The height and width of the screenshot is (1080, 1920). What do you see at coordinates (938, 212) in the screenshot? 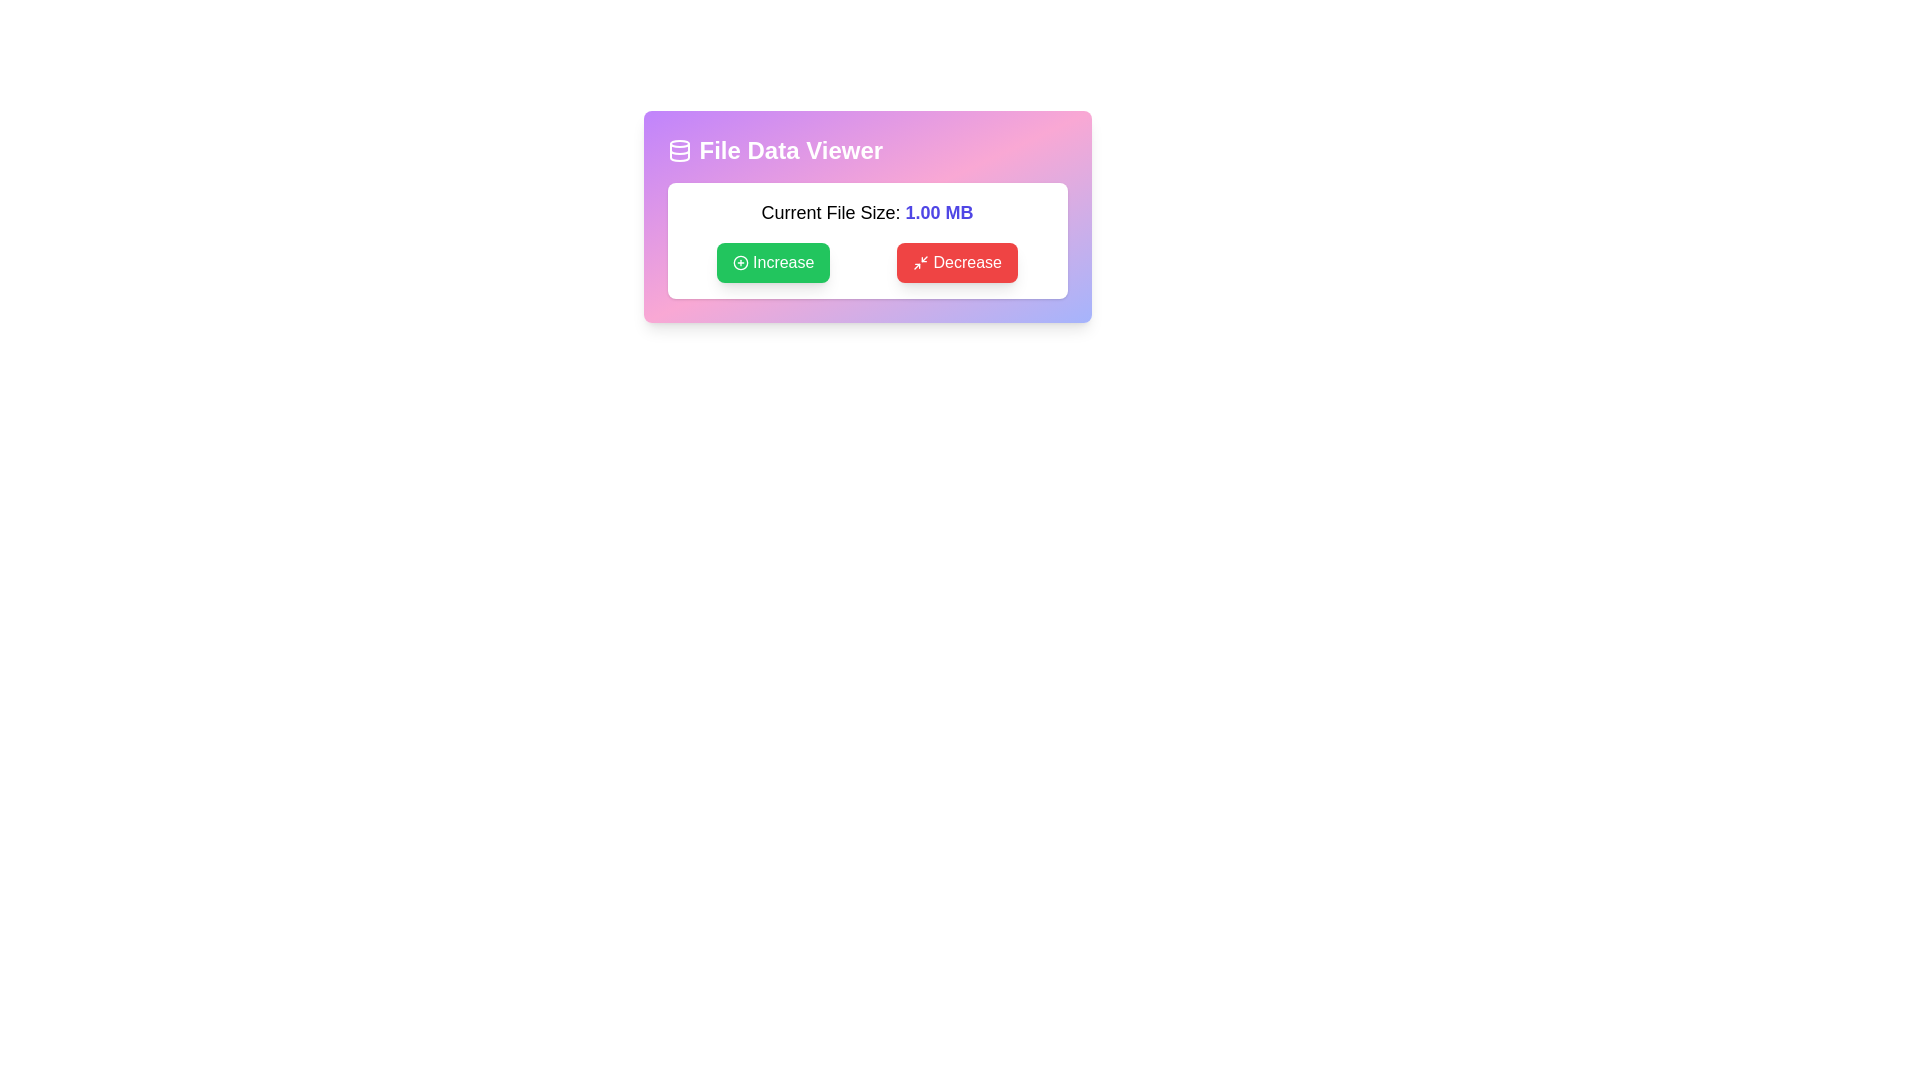
I see `the static text display element that shows the current file size of '1.00 MB', located to the right of the label 'Current File Size:'` at bounding box center [938, 212].